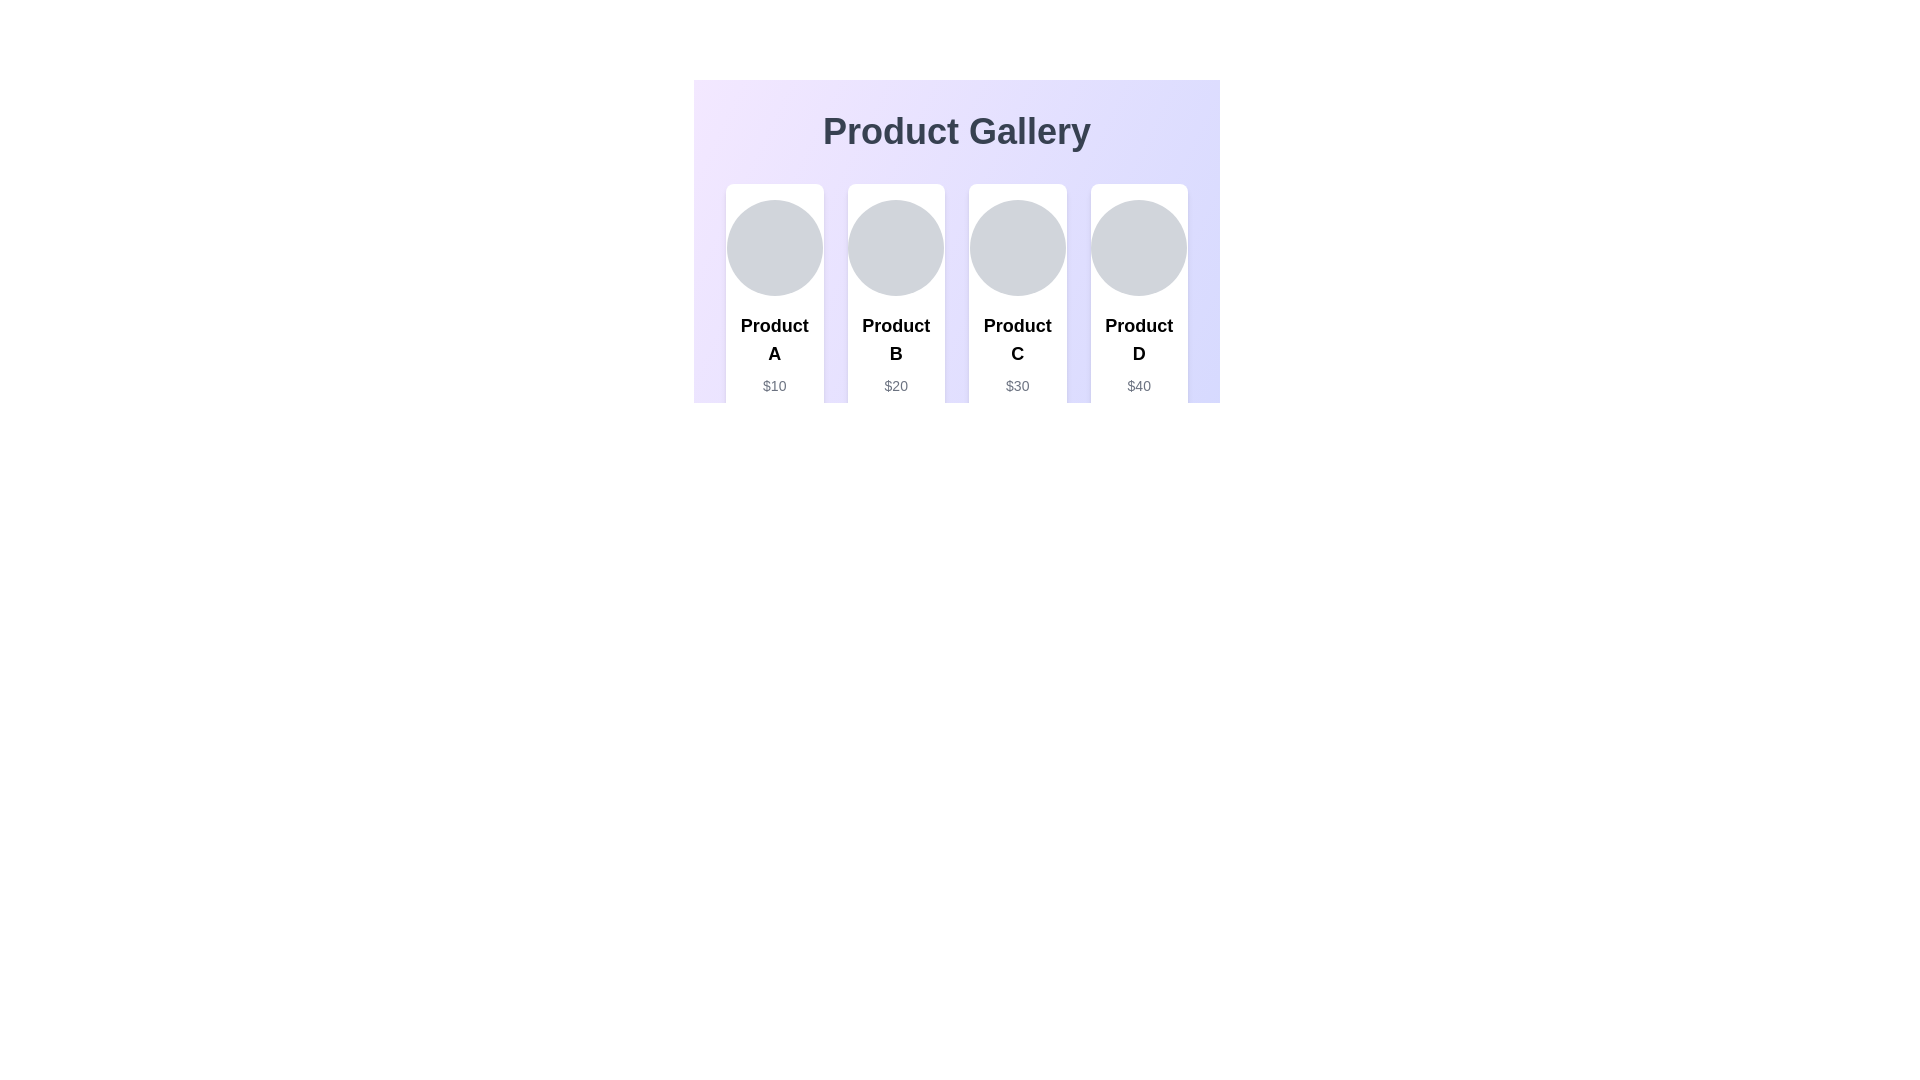 The width and height of the screenshot is (1920, 1080). Describe the element at coordinates (1139, 338) in the screenshot. I see `text displayed in the Text Label that shows the product name 'Product D', located in the fourth product card below the circular placeholder image and above the price information` at that location.